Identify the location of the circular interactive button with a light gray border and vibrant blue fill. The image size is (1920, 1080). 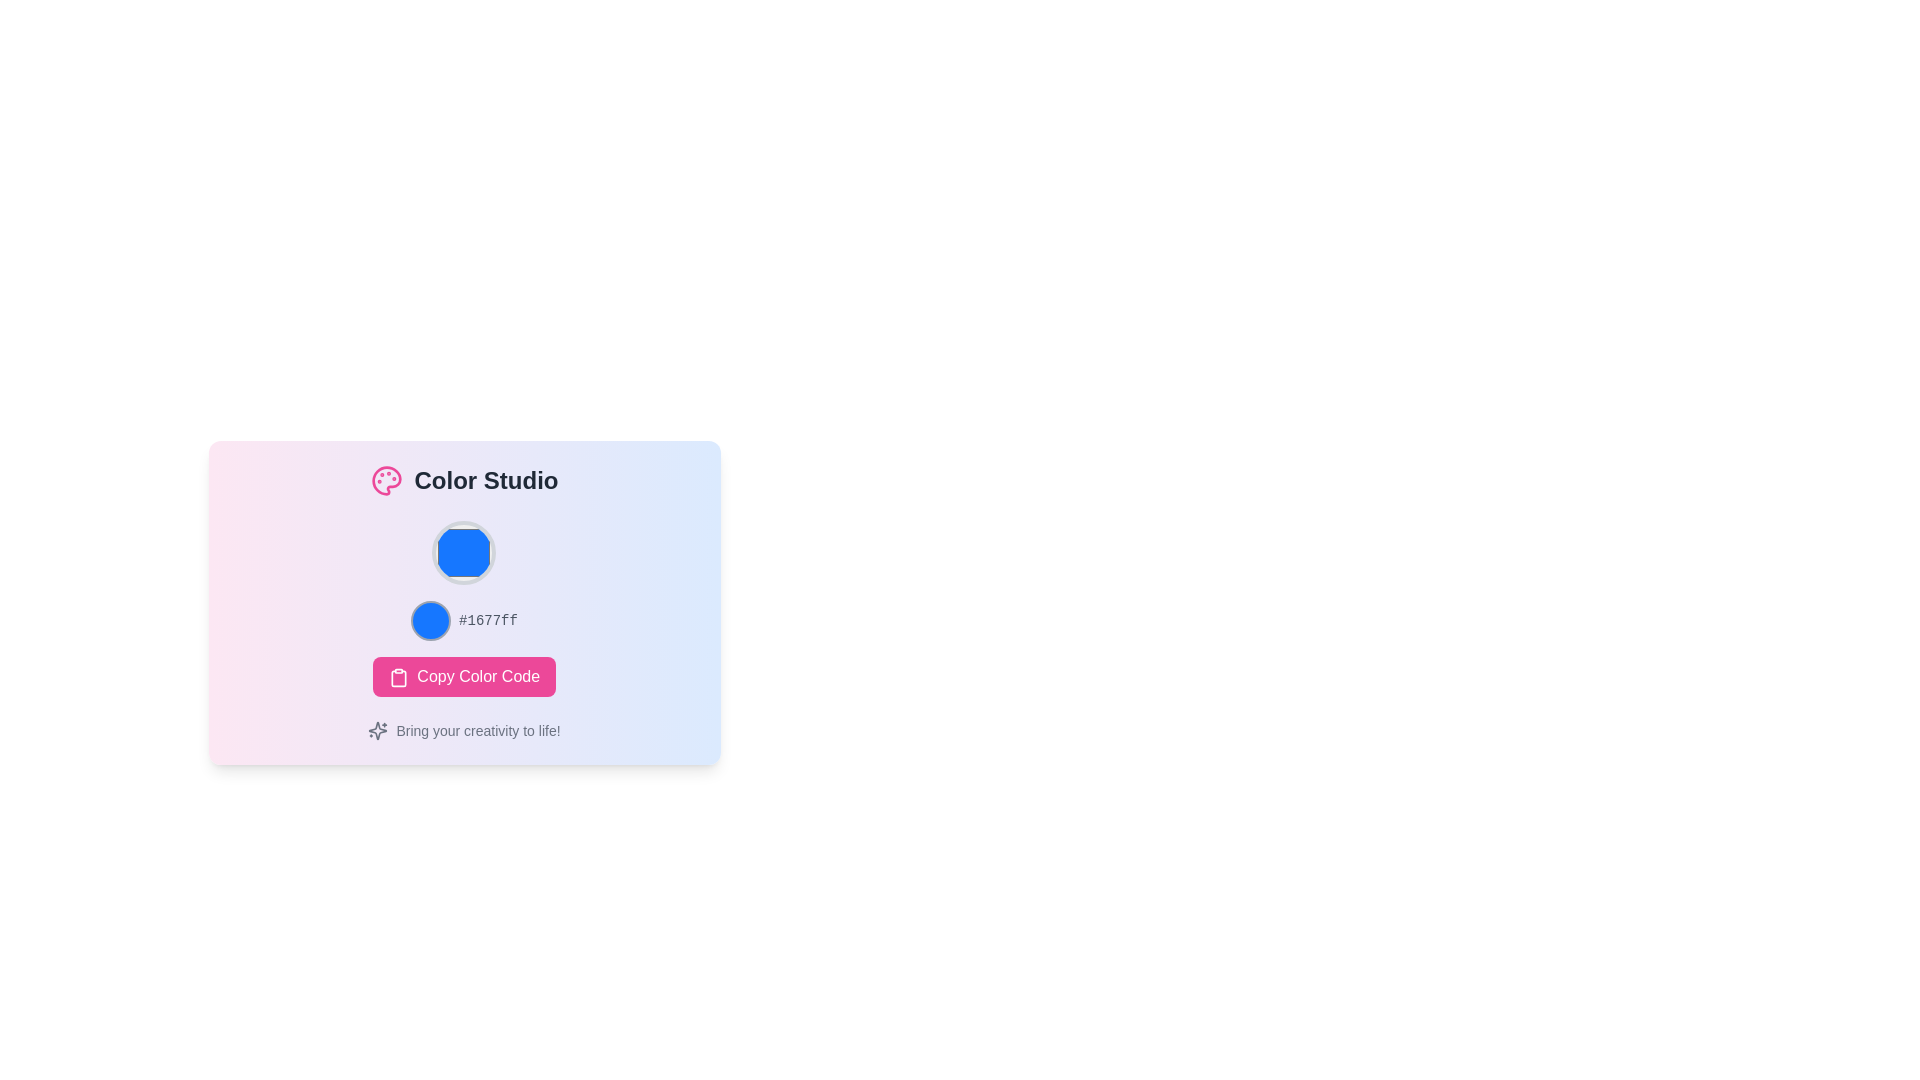
(463, 552).